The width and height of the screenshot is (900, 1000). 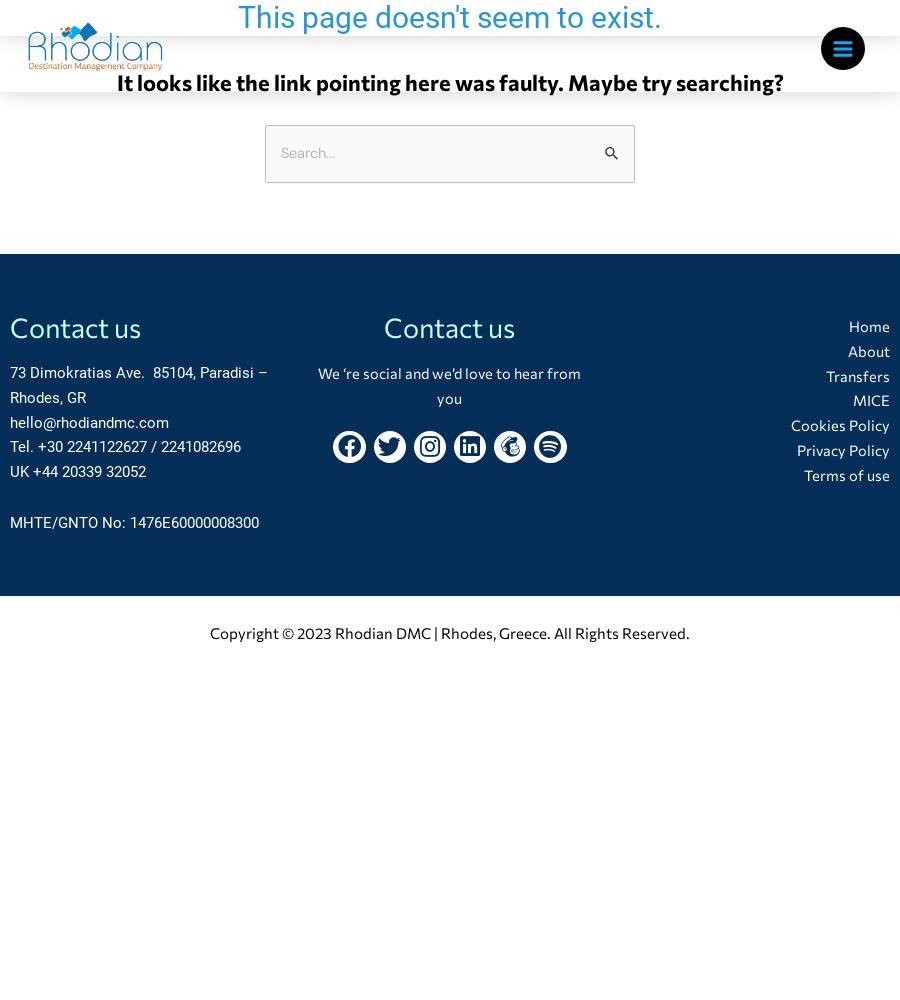 What do you see at coordinates (870, 400) in the screenshot?
I see `'MICE'` at bounding box center [870, 400].